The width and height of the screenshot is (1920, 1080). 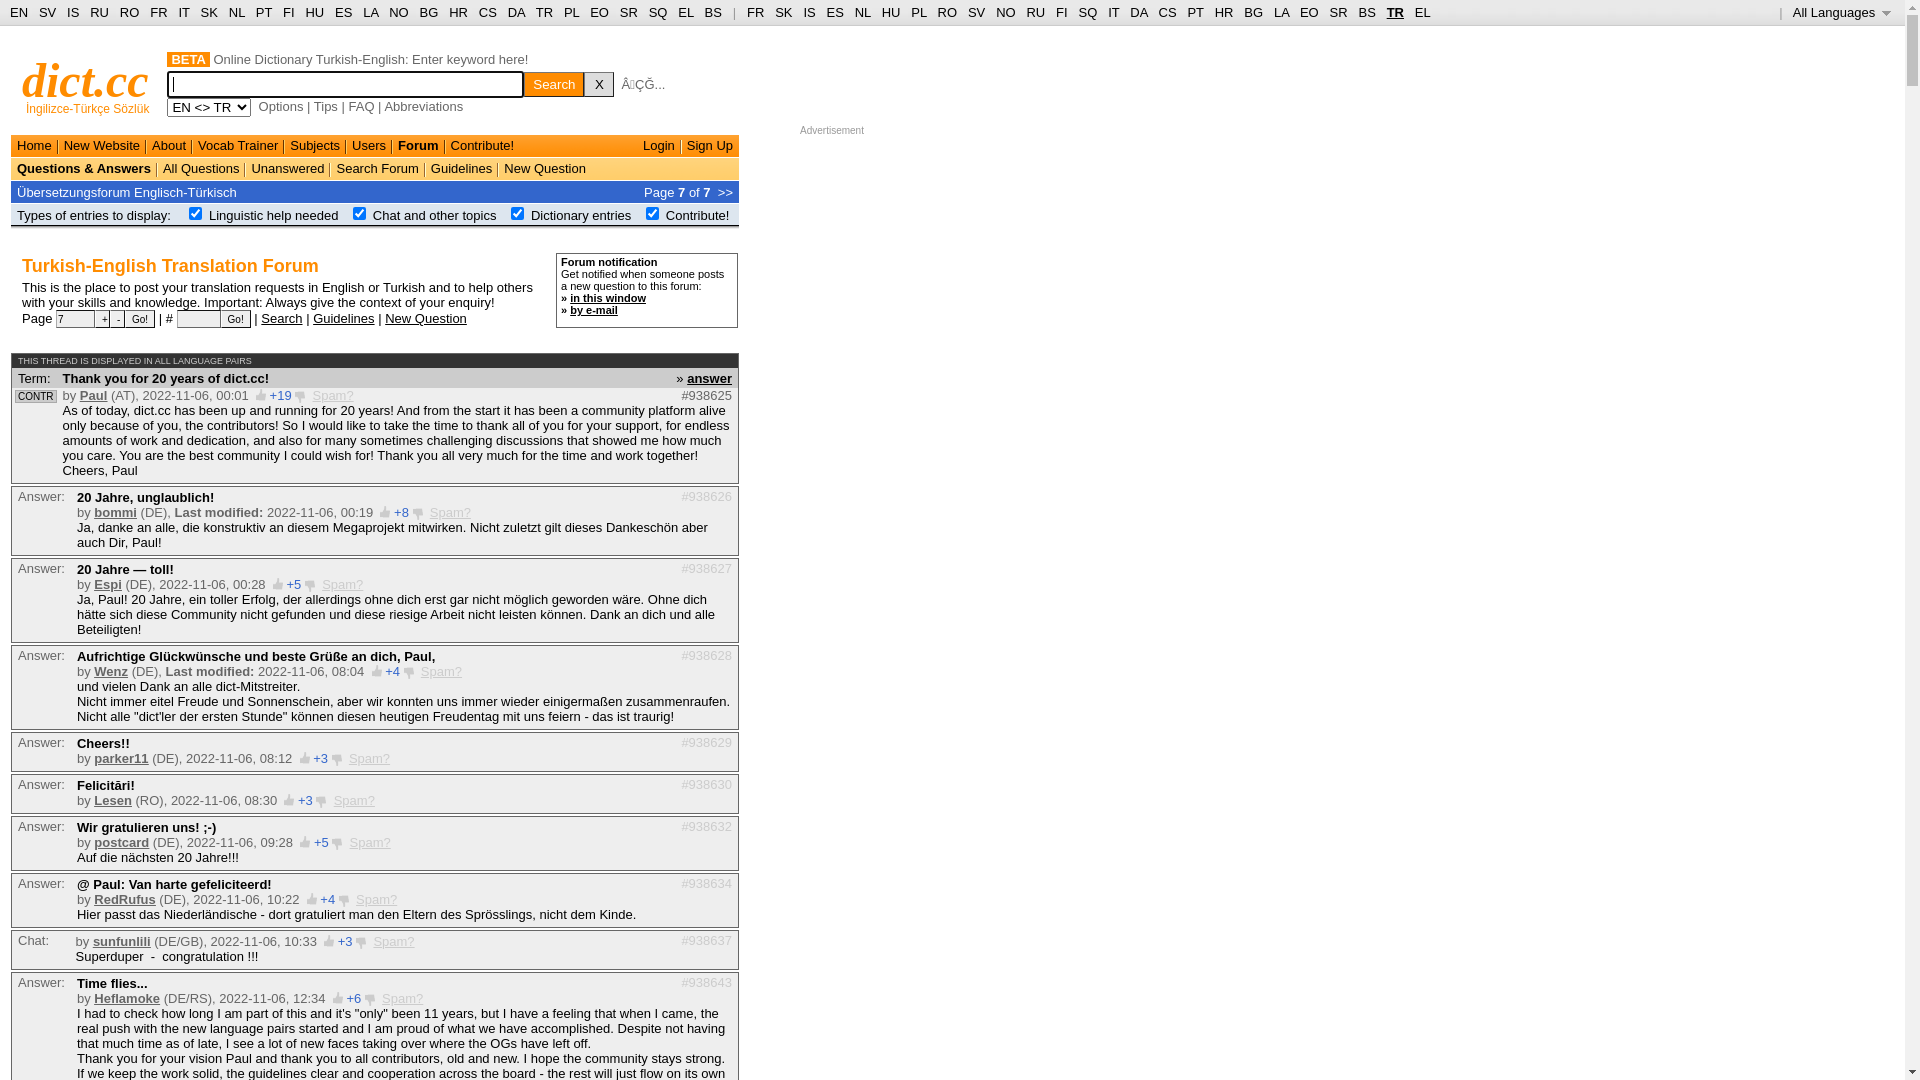 I want to click on 'TR', so click(x=1394, y=12).